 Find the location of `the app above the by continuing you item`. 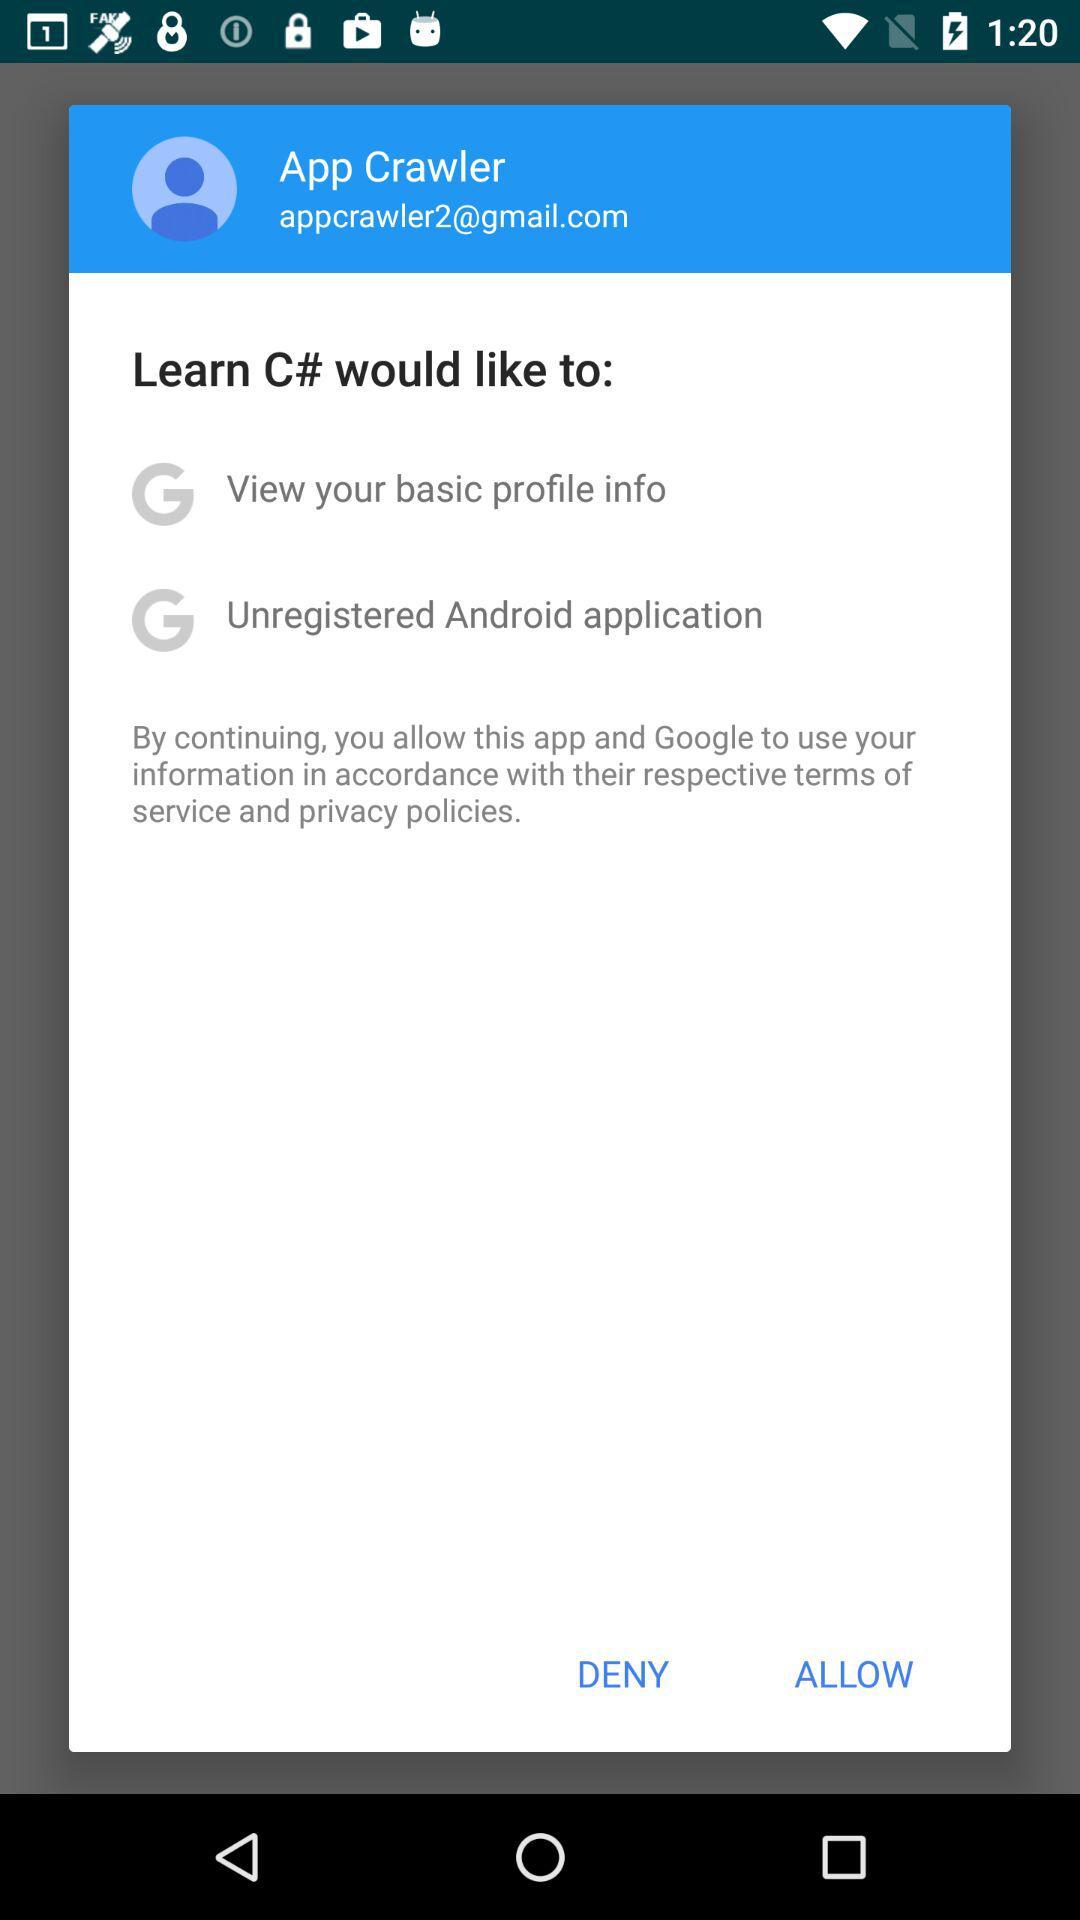

the app above the by continuing you item is located at coordinates (494, 612).